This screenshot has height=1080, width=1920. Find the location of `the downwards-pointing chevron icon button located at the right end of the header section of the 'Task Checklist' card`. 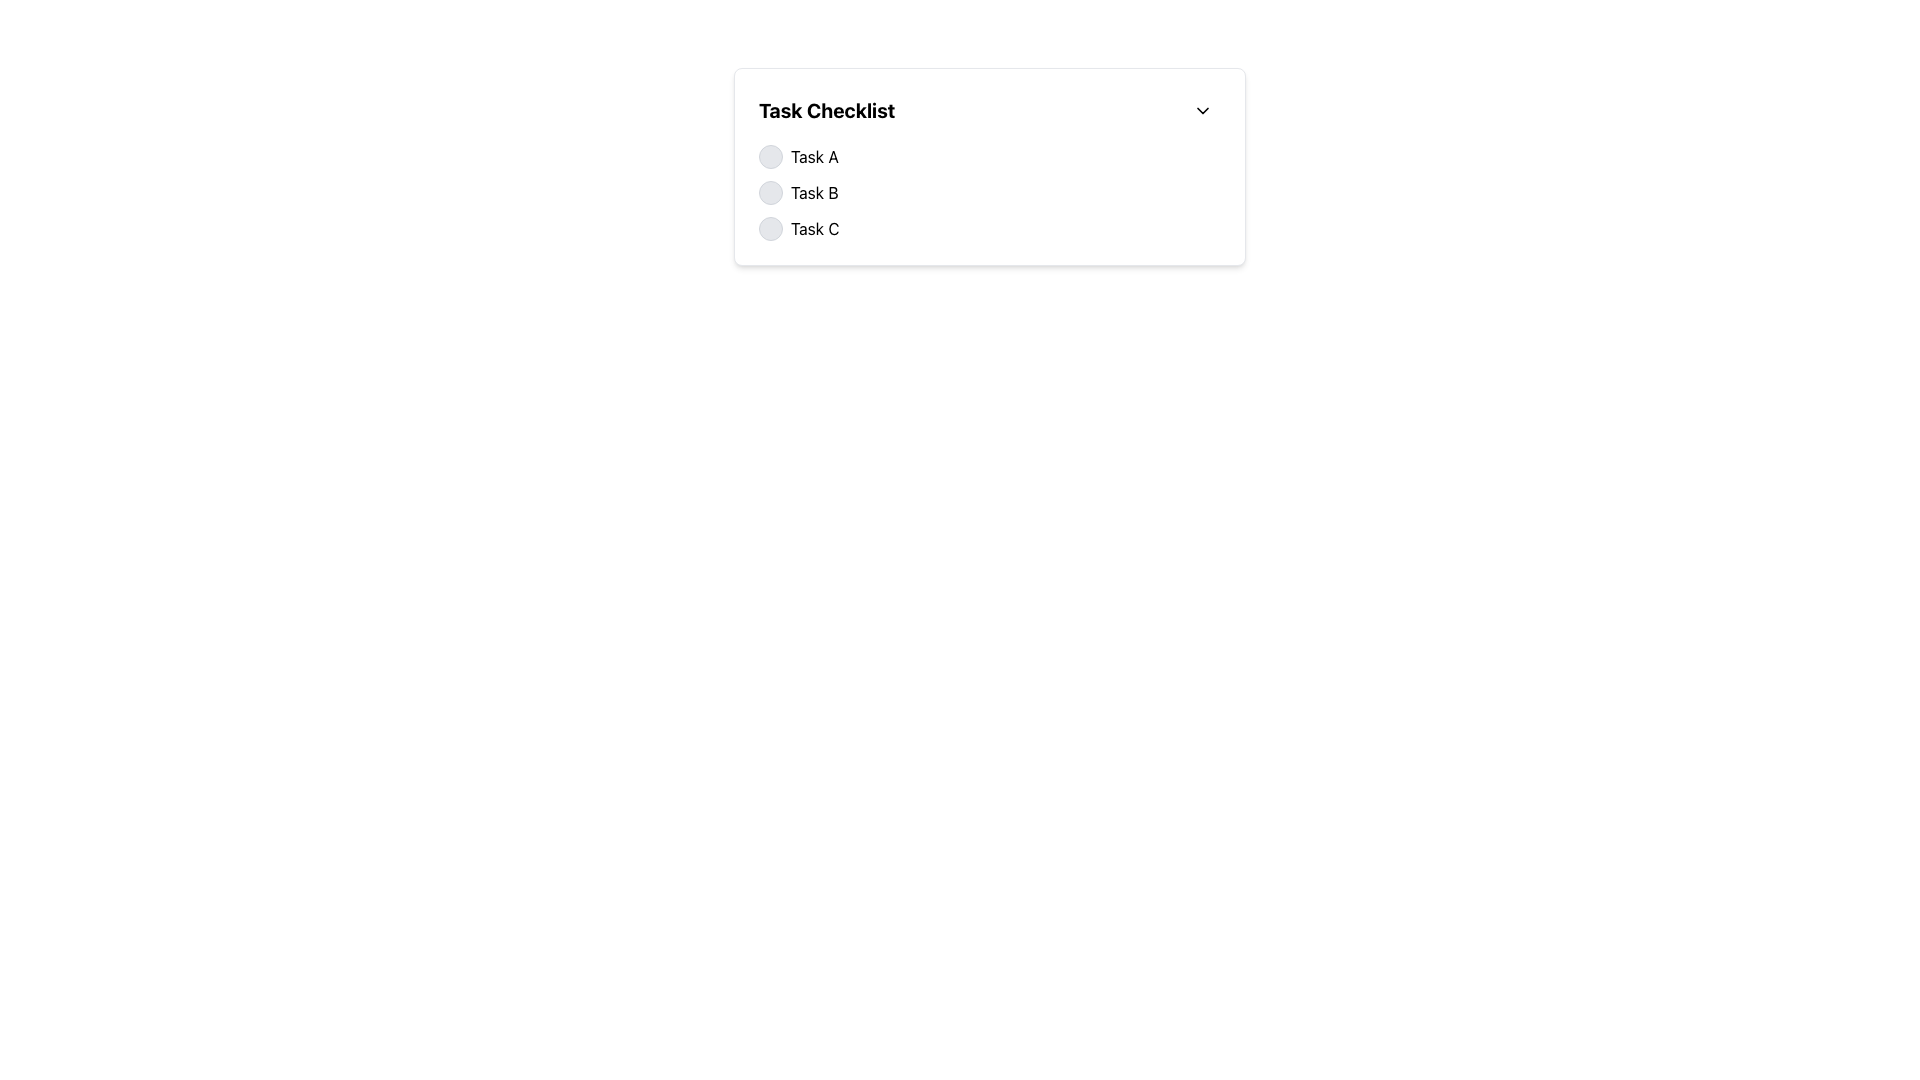

the downwards-pointing chevron icon button located at the right end of the header section of the 'Task Checklist' card is located at coordinates (1202, 111).